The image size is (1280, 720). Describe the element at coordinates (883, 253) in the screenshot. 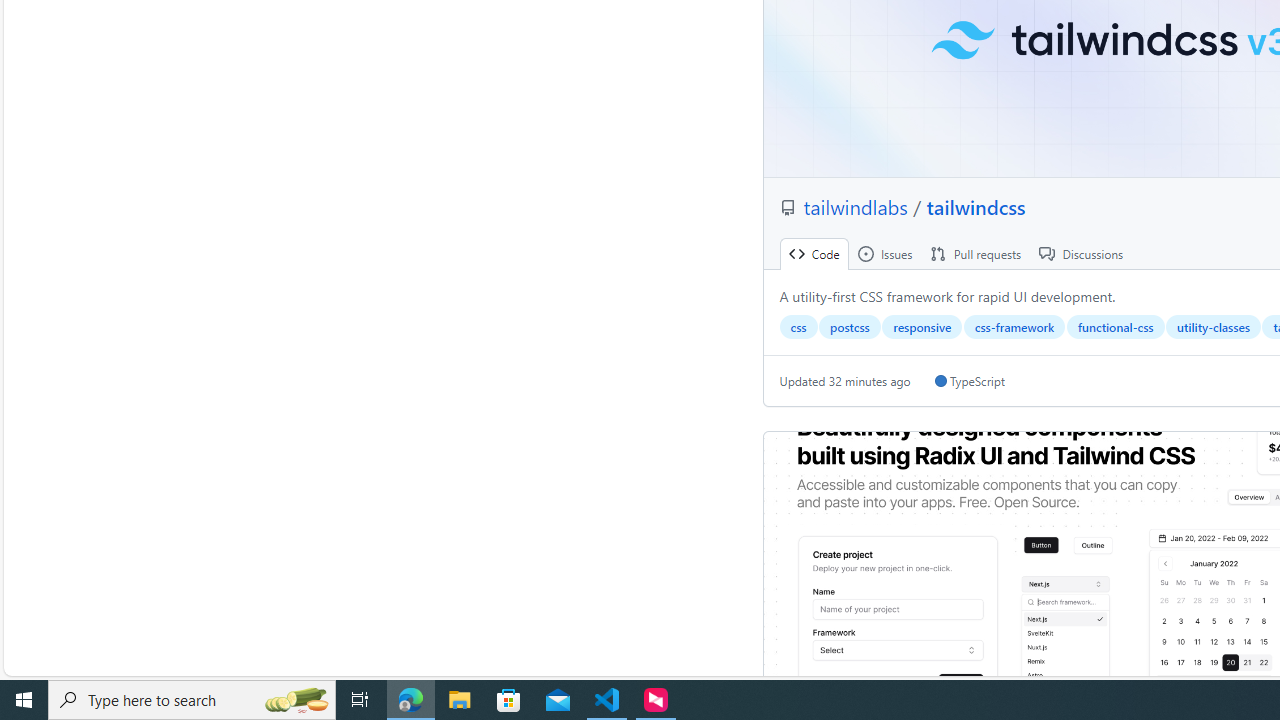

I see `' Issues'` at that location.